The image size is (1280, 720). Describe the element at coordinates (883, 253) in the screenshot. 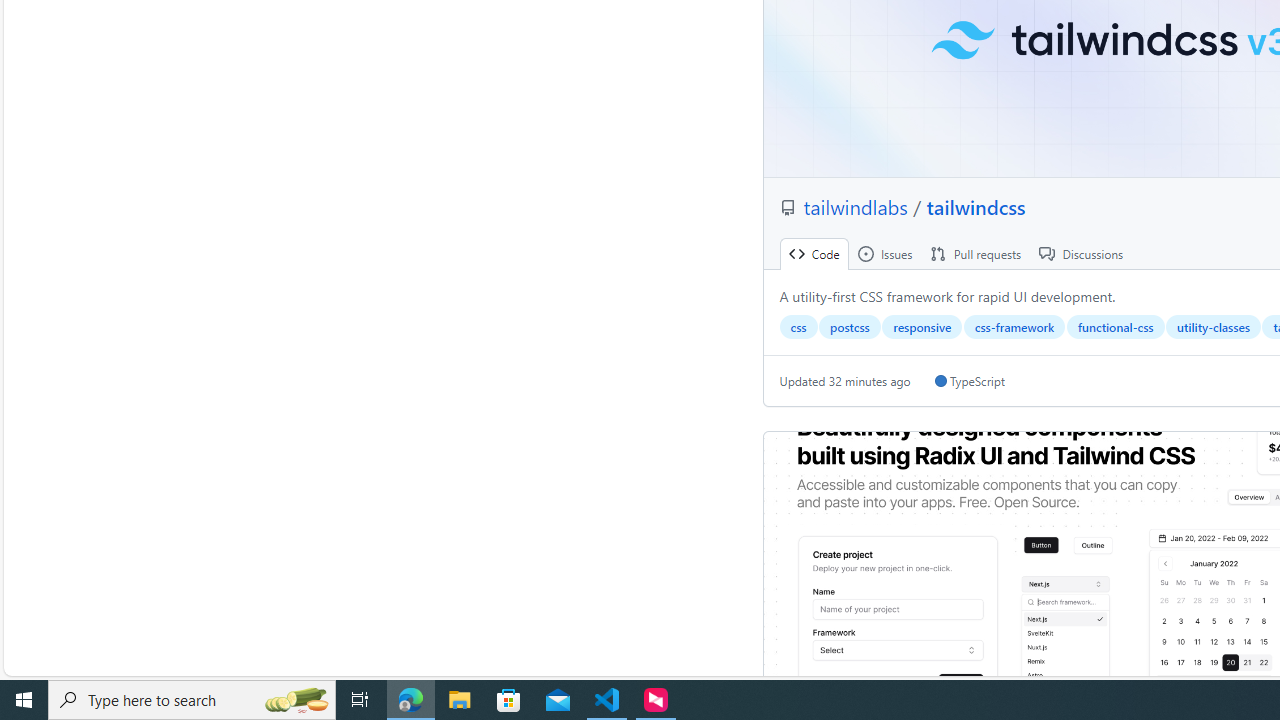

I see `' Issues'` at that location.